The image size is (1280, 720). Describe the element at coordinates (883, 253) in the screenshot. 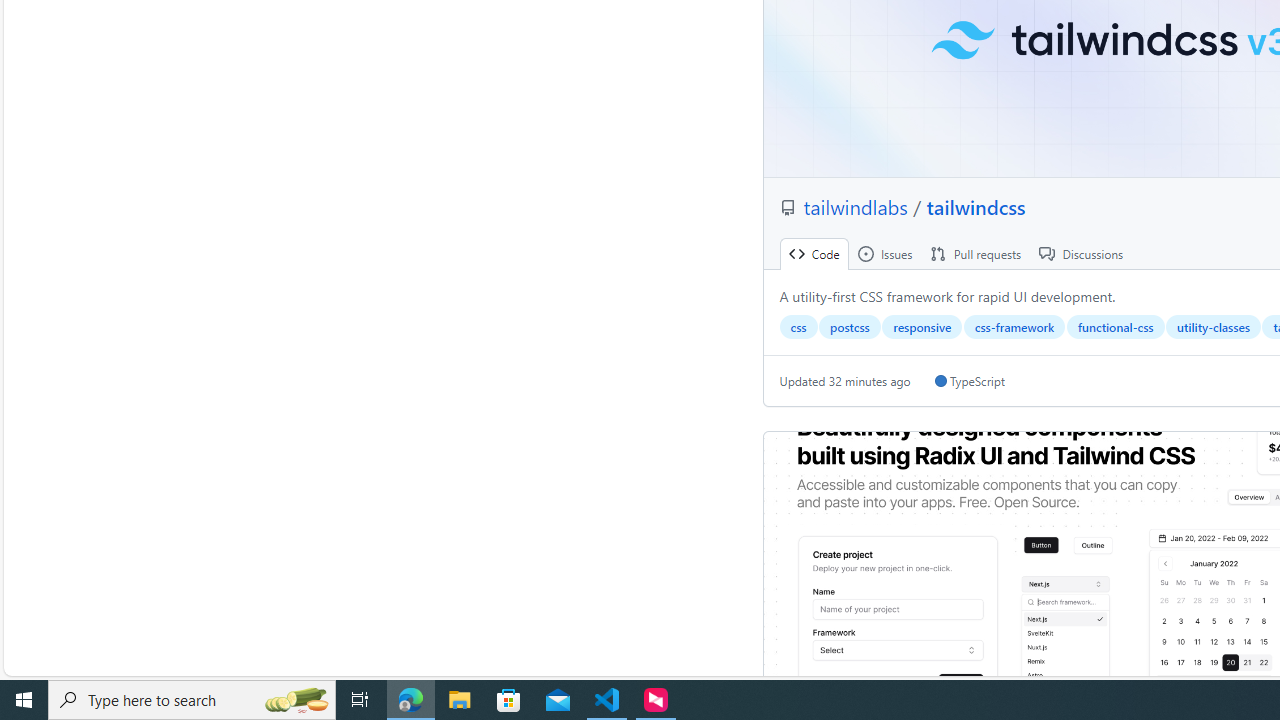

I see `' Issues'` at that location.